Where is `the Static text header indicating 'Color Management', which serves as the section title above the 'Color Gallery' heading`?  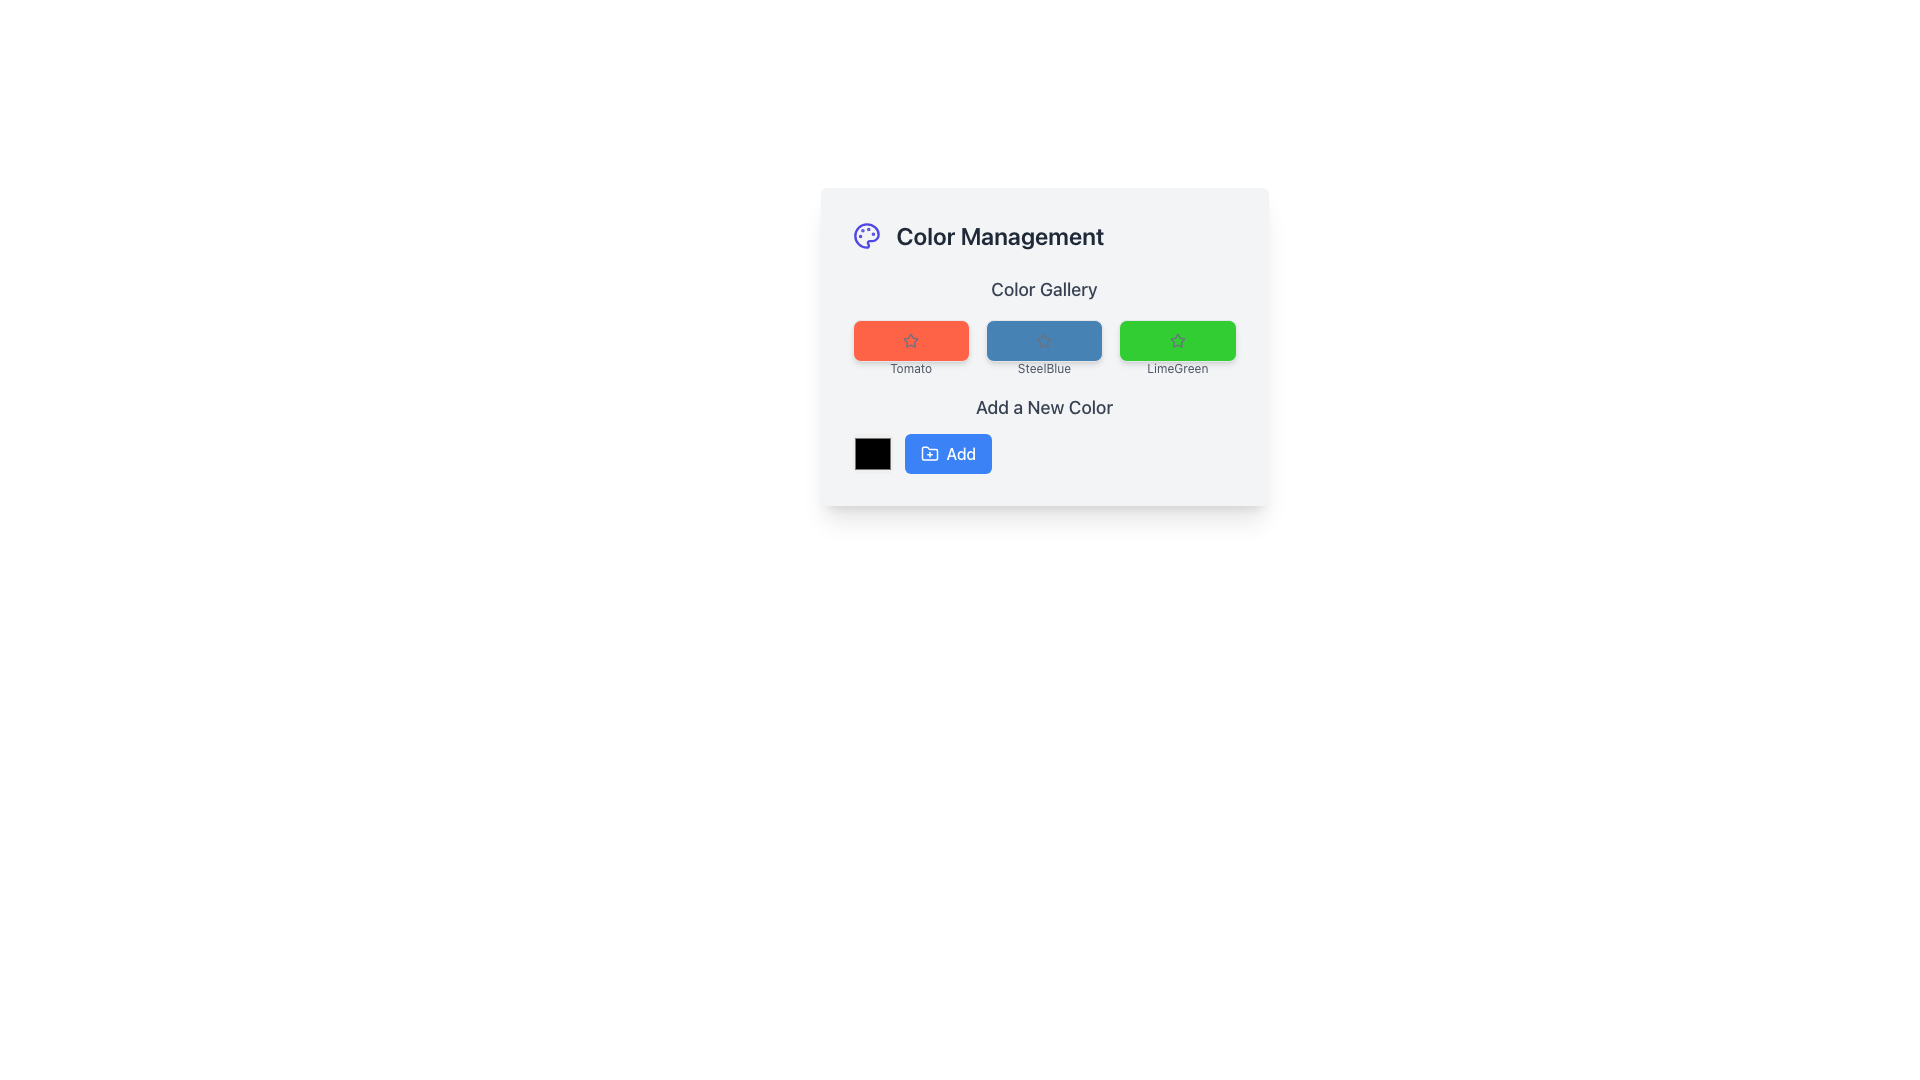 the Static text header indicating 'Color Management', which serves as the section title above the 'Color Gallery' heading is located at coordinates (1000, 234).